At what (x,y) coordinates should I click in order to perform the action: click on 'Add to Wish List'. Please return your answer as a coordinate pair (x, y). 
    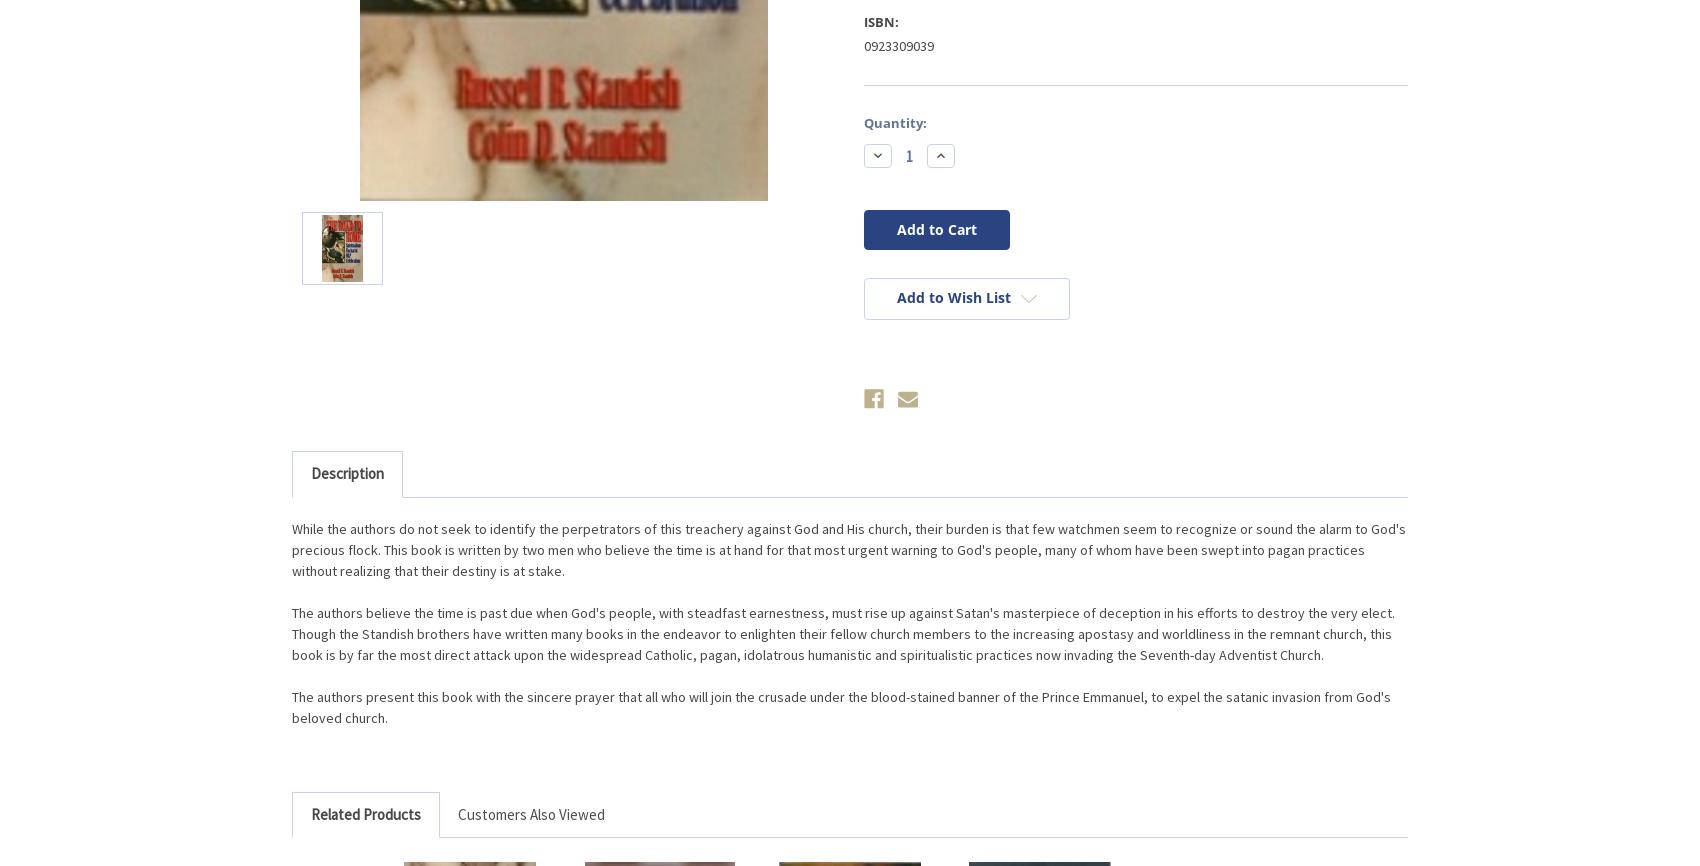
    Looking at the image, I should click on (953, 296).